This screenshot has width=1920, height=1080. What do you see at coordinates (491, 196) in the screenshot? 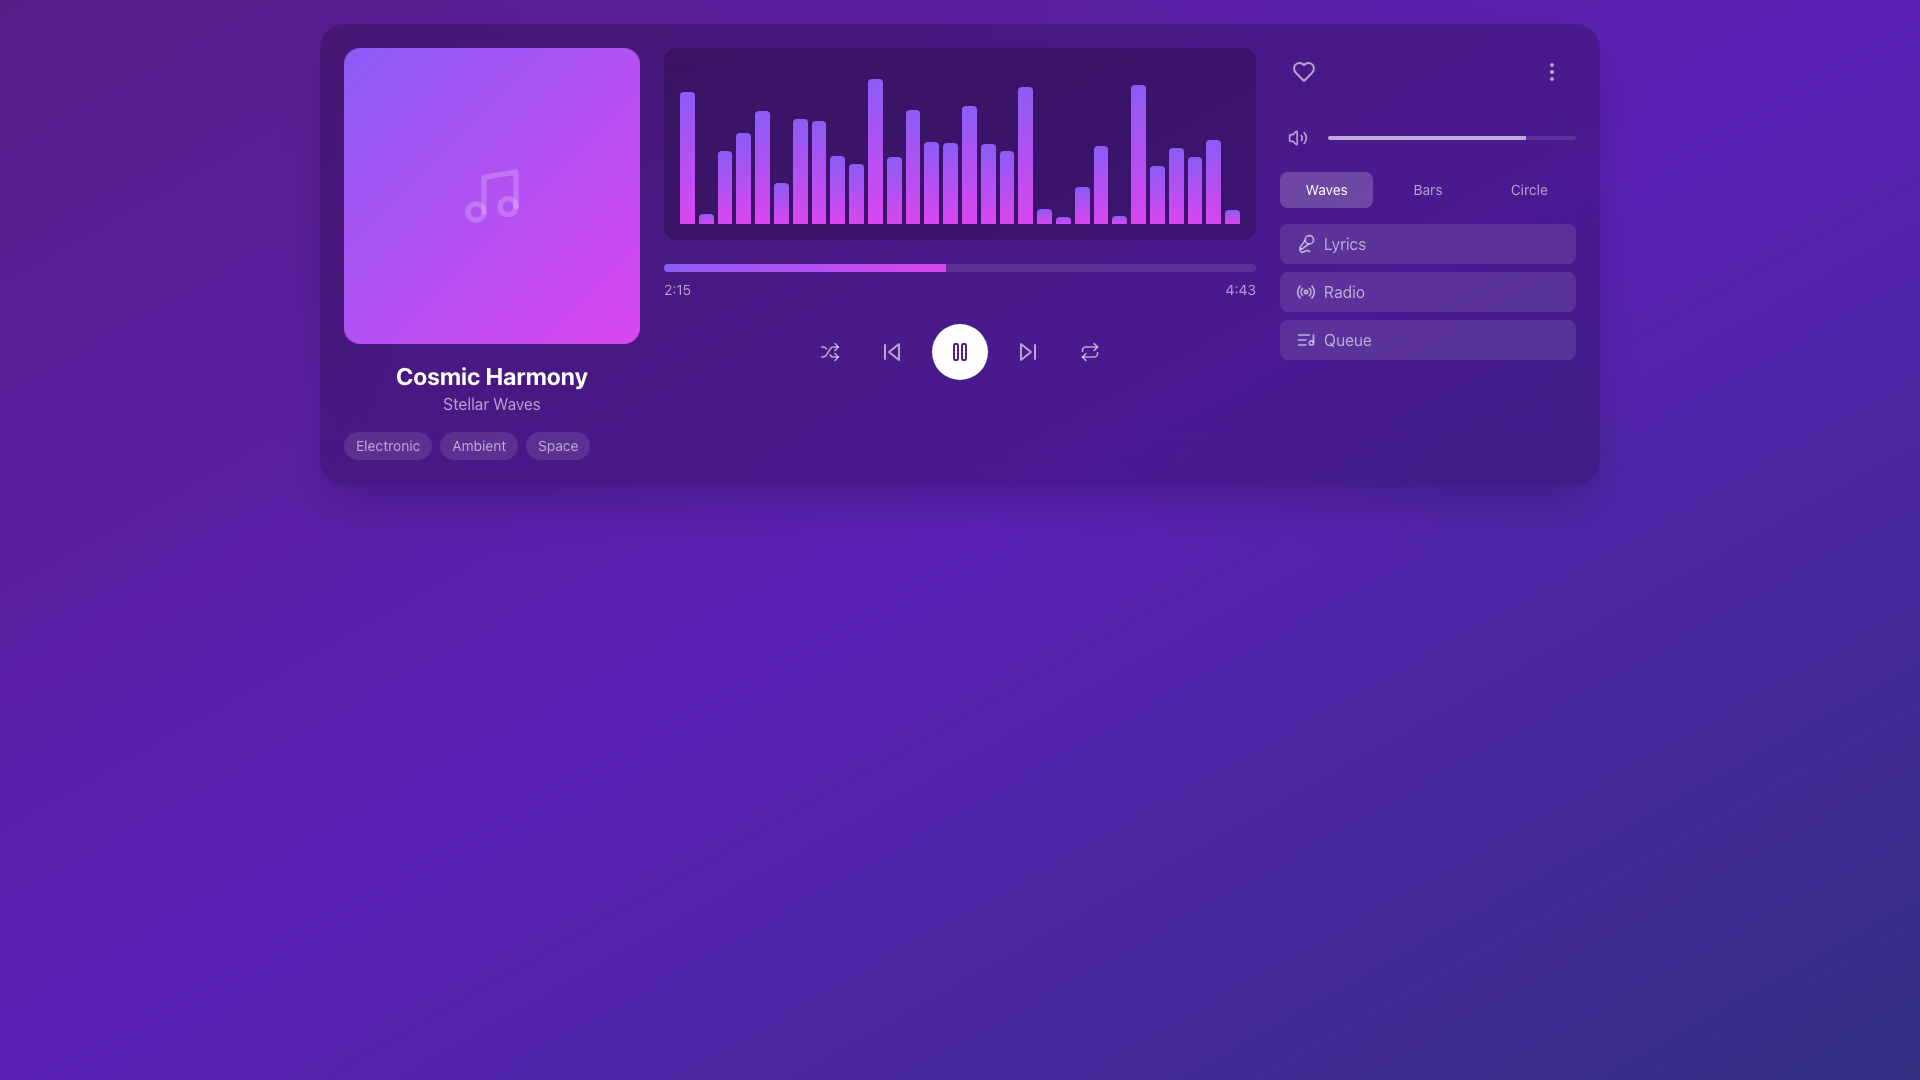
I see `the button located at the center of the album artwork section` at bounding box center [491, 196].